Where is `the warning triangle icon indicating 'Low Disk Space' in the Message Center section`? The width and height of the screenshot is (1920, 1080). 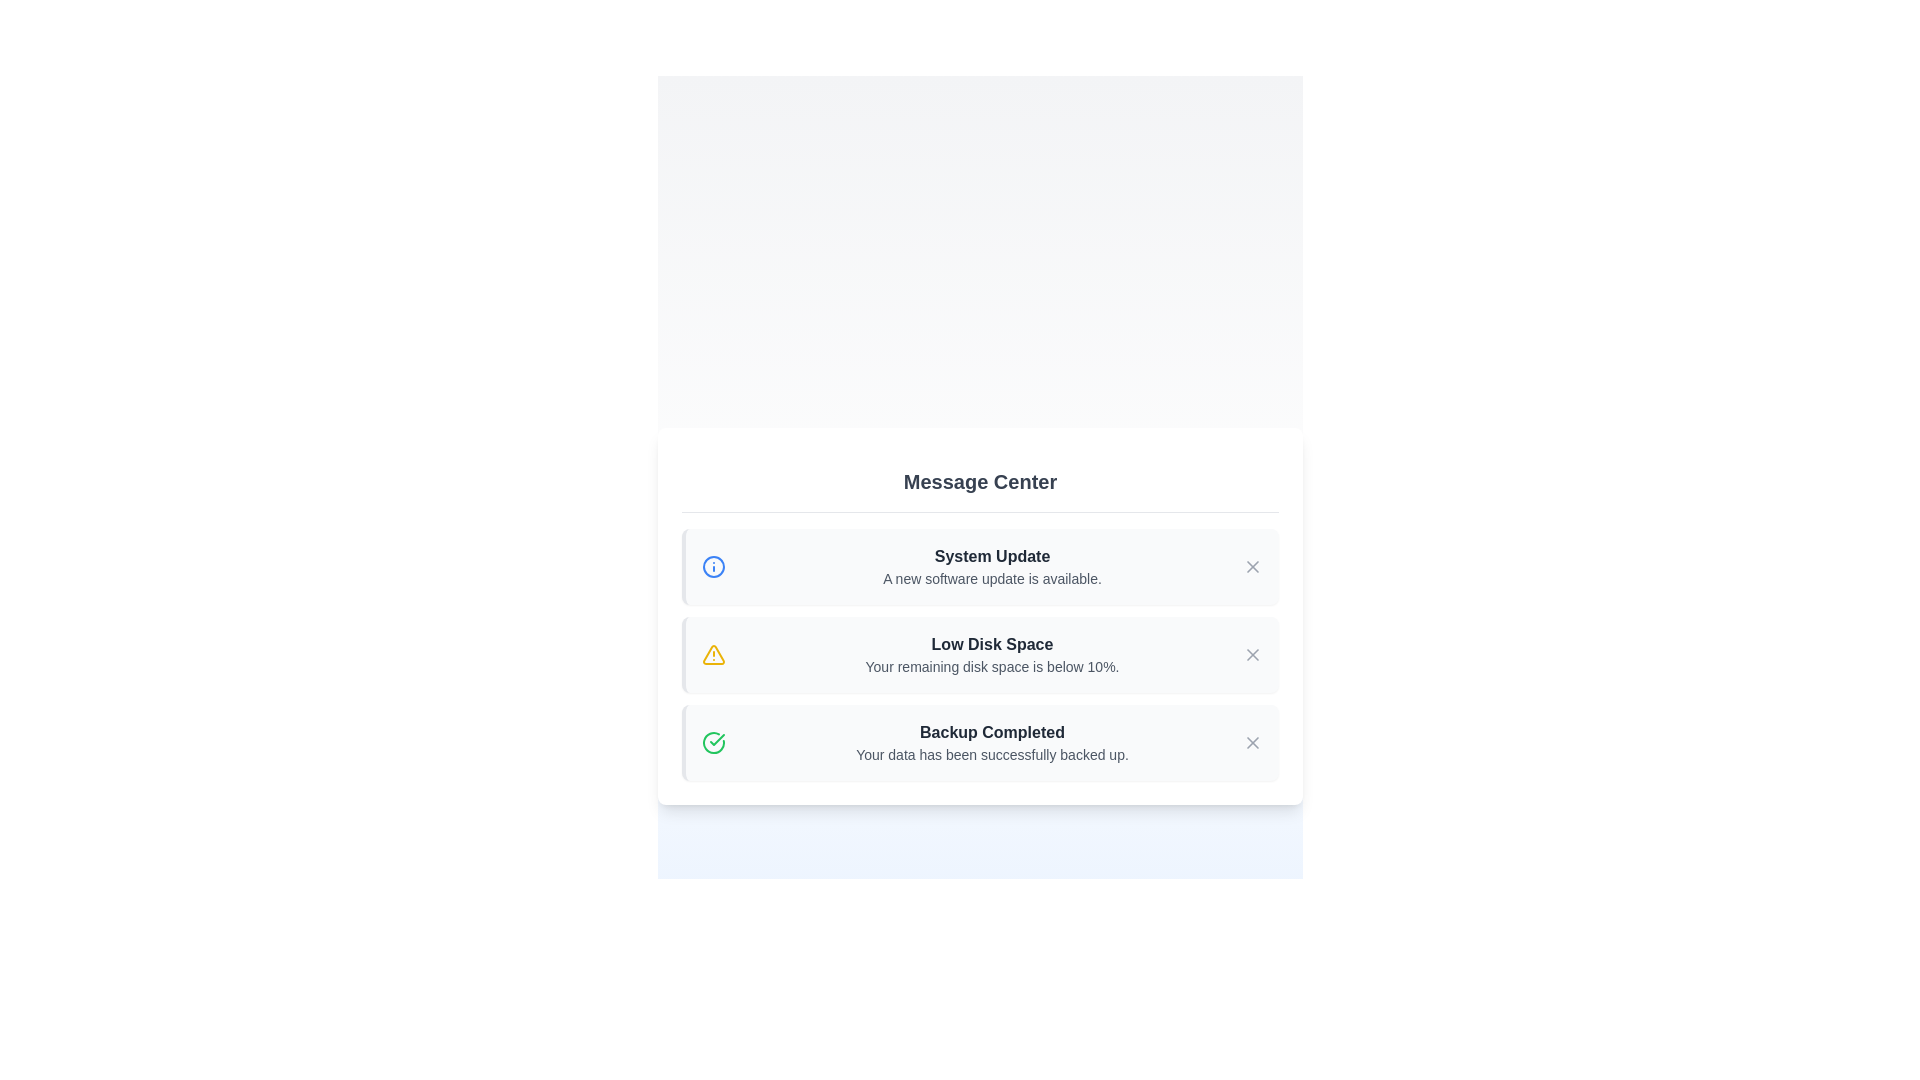 the warning triangle icon indicating 'Low Disk Space' in the Message Center section is located at coordinates (714, 654).